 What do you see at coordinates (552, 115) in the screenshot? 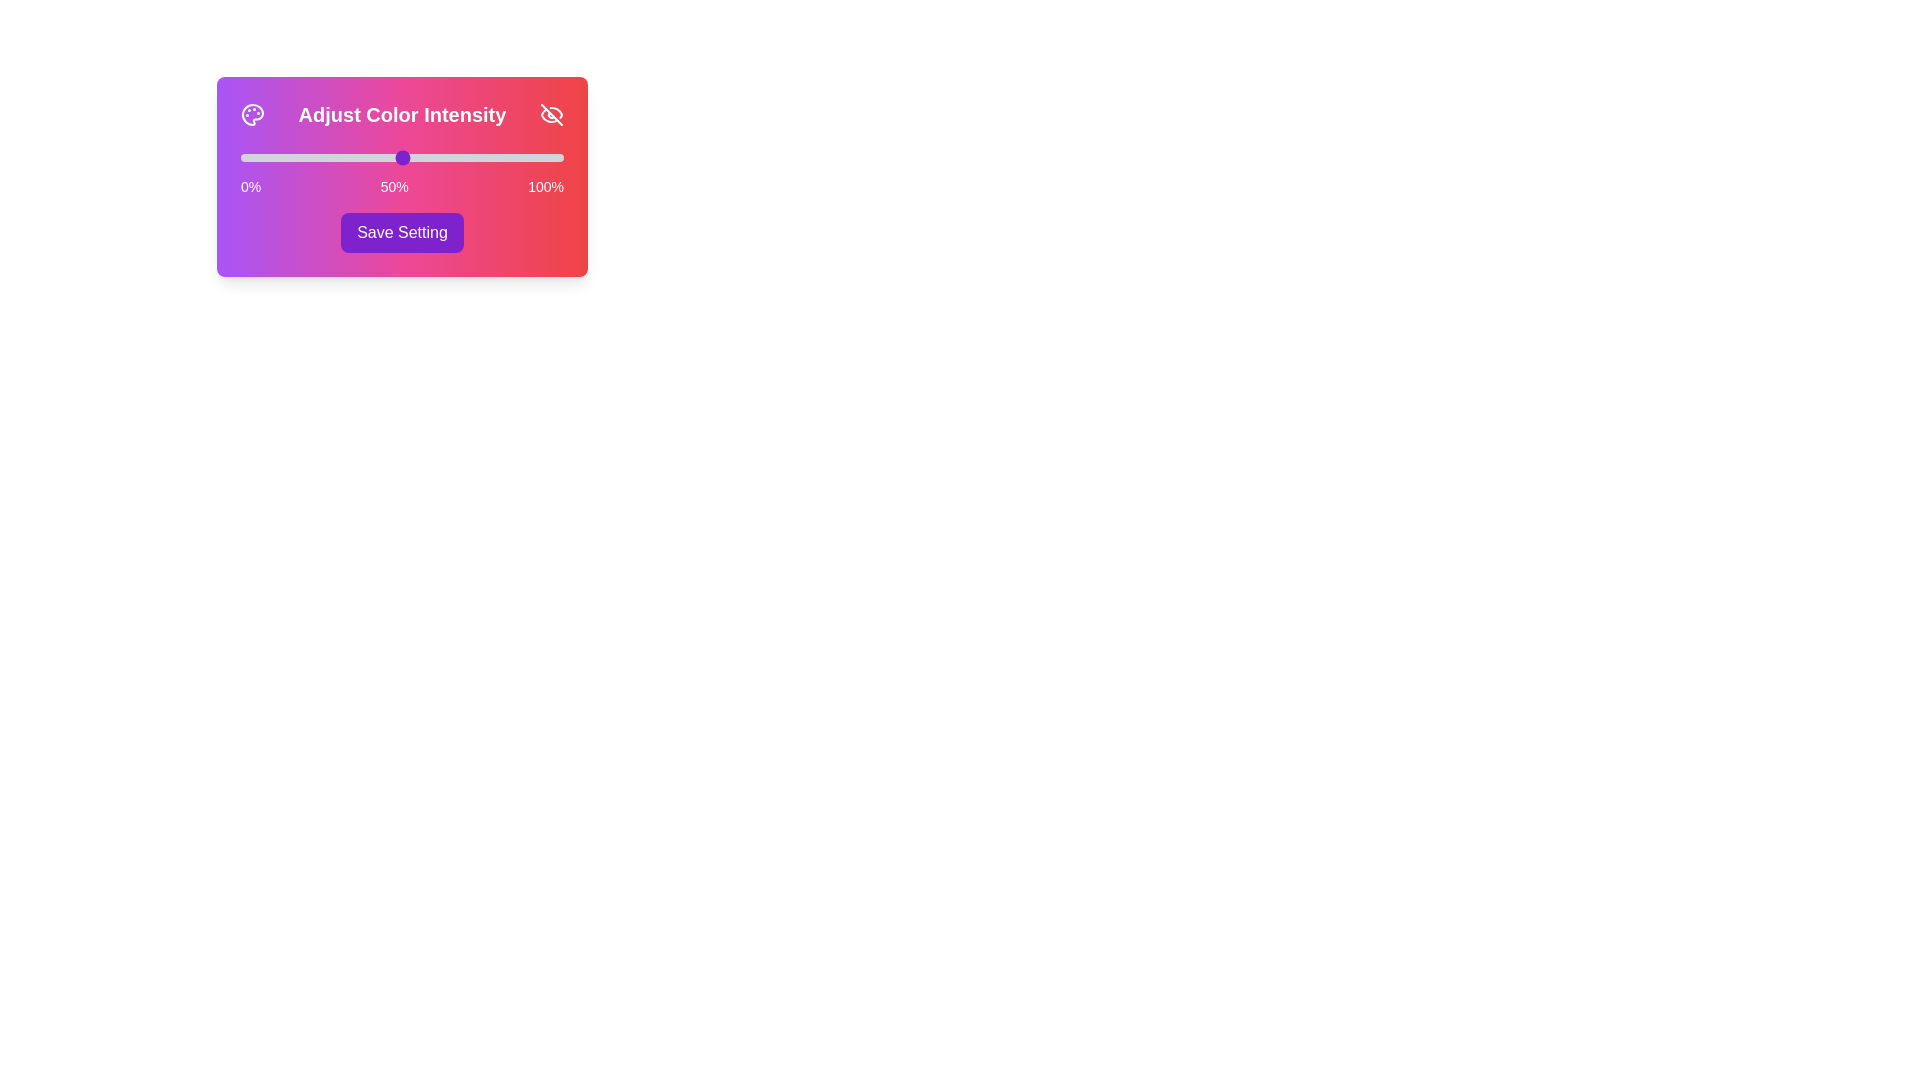
I see `the Eye icon` at bounding box center [552, 115].